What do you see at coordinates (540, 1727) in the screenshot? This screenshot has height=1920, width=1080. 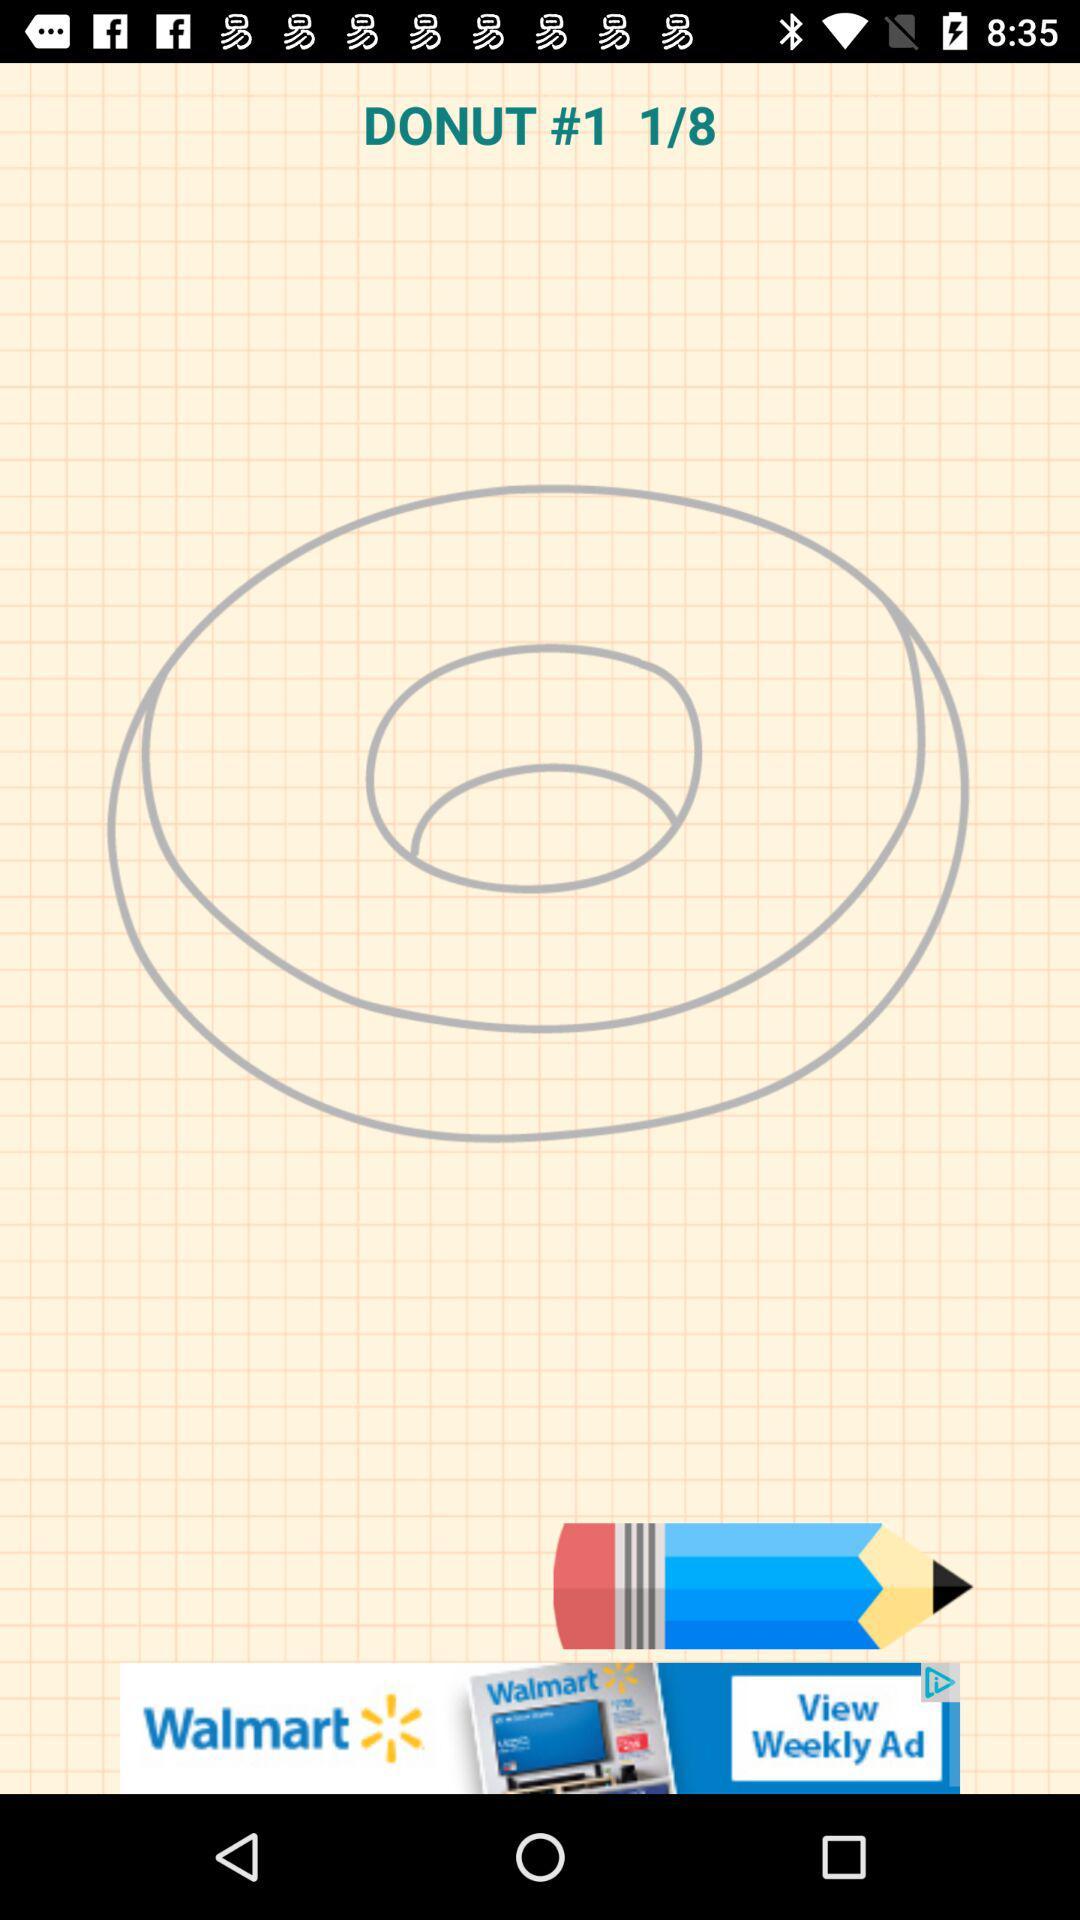 I see `link to advertisement` at bounding box center [540, 1727].